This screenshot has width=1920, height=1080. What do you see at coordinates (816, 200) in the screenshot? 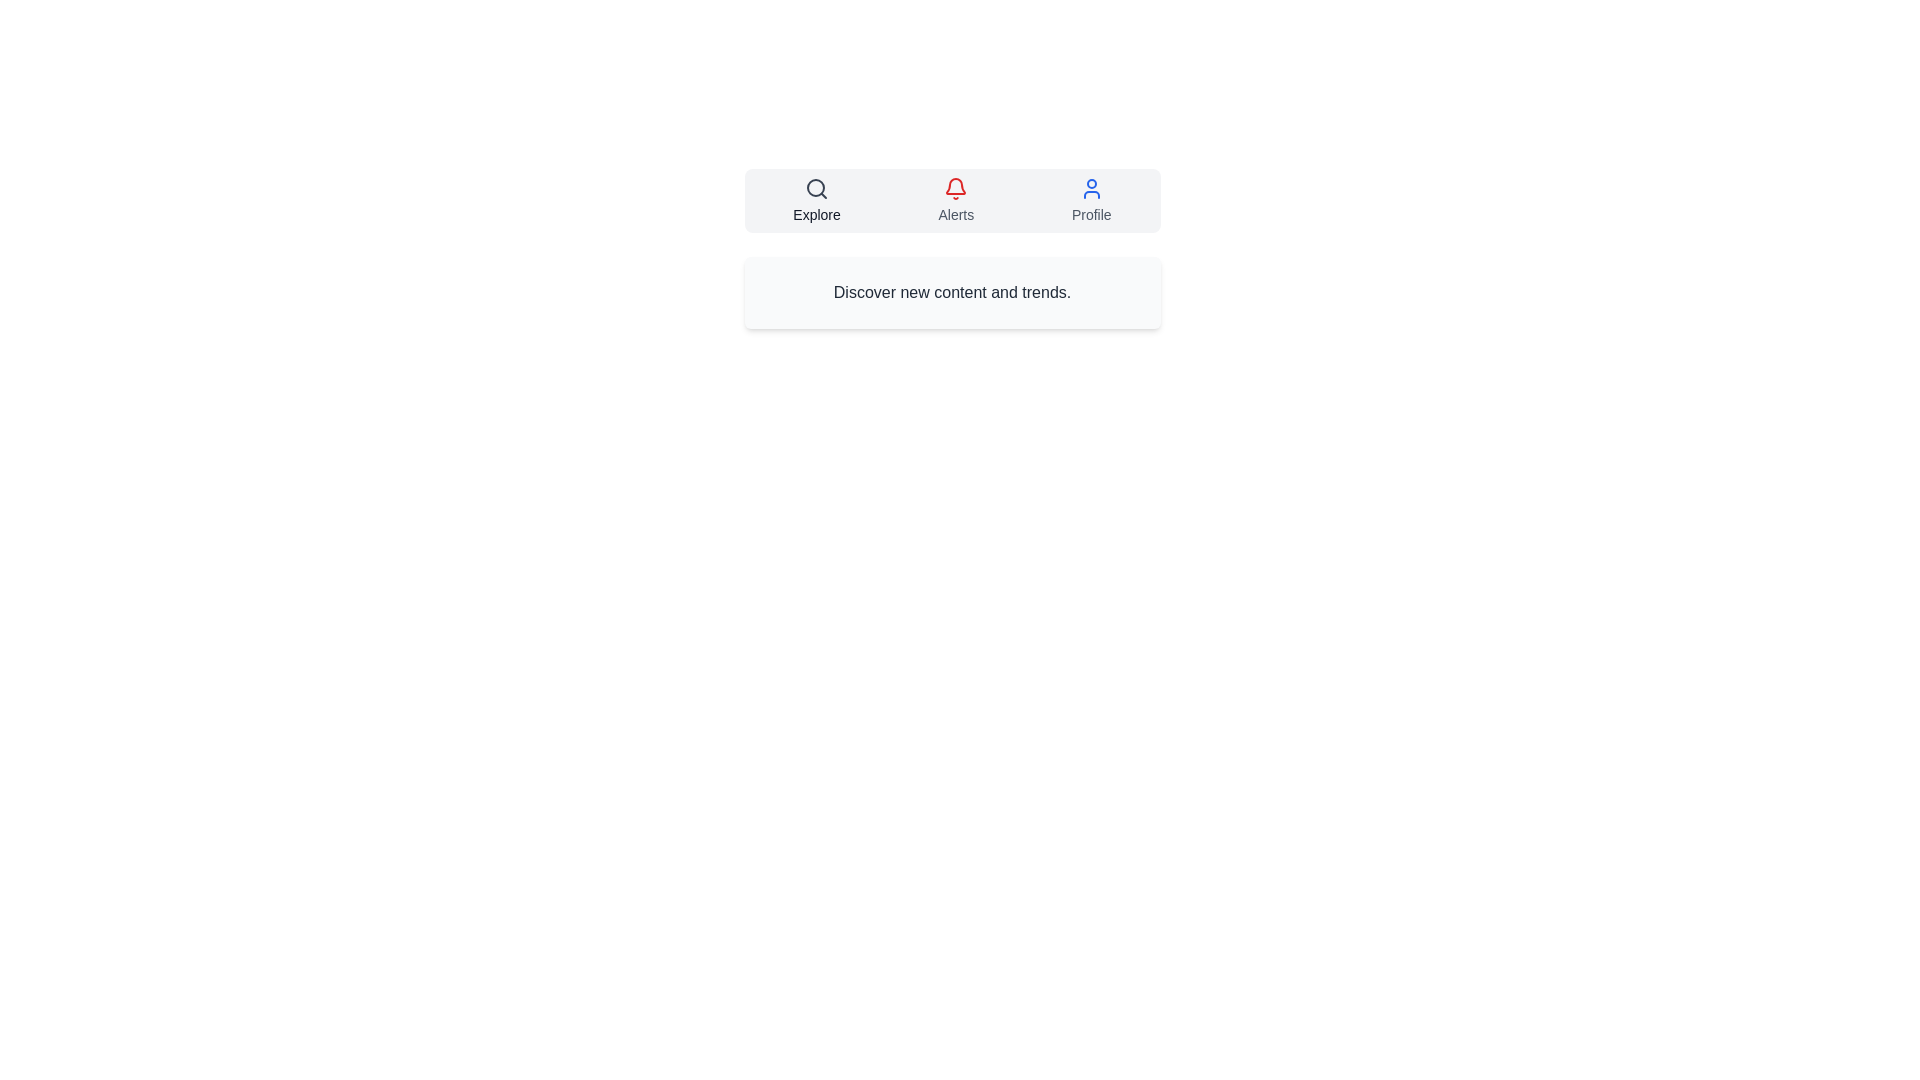
I see `the Explore tab to view its content` at bounding box center [816, 200].